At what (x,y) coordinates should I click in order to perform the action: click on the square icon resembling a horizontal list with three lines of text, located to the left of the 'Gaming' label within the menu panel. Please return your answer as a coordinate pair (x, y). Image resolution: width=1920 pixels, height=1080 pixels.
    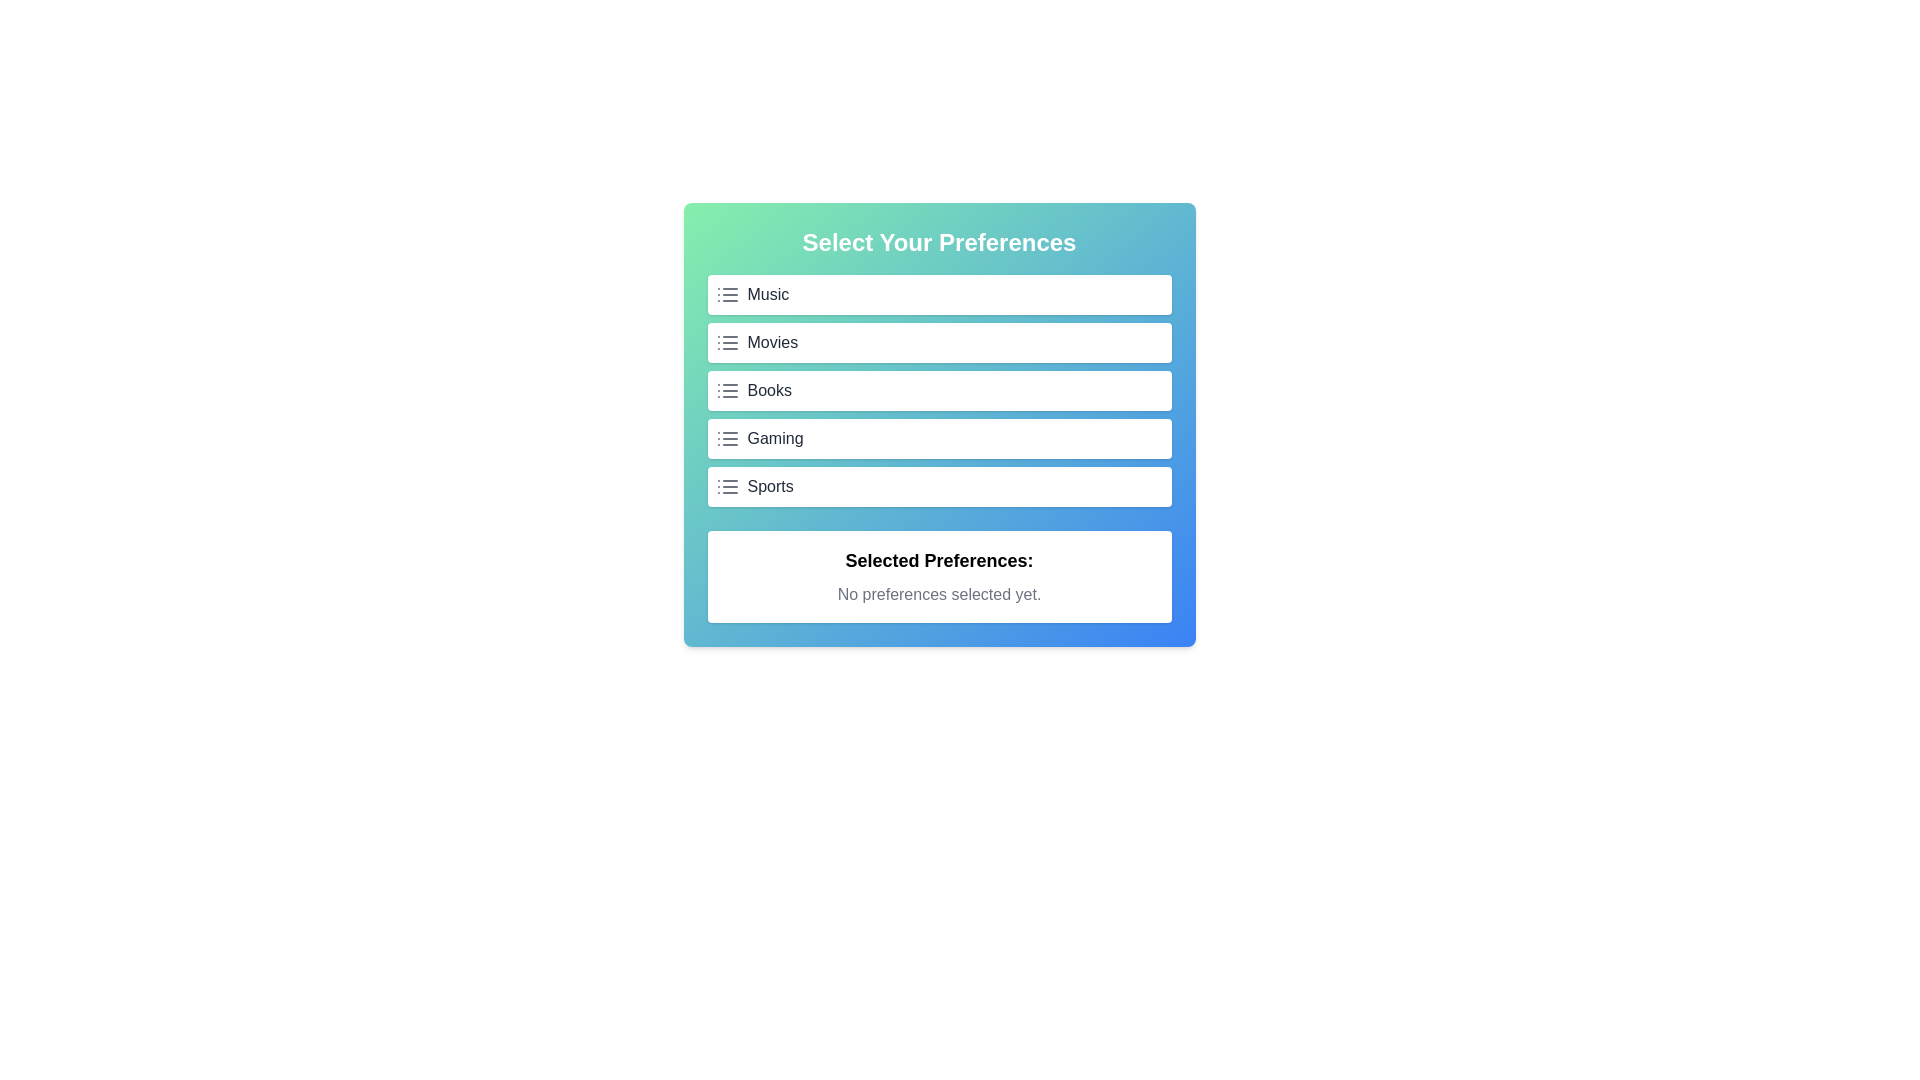
    Looking at the image, I should click on (726, 438).